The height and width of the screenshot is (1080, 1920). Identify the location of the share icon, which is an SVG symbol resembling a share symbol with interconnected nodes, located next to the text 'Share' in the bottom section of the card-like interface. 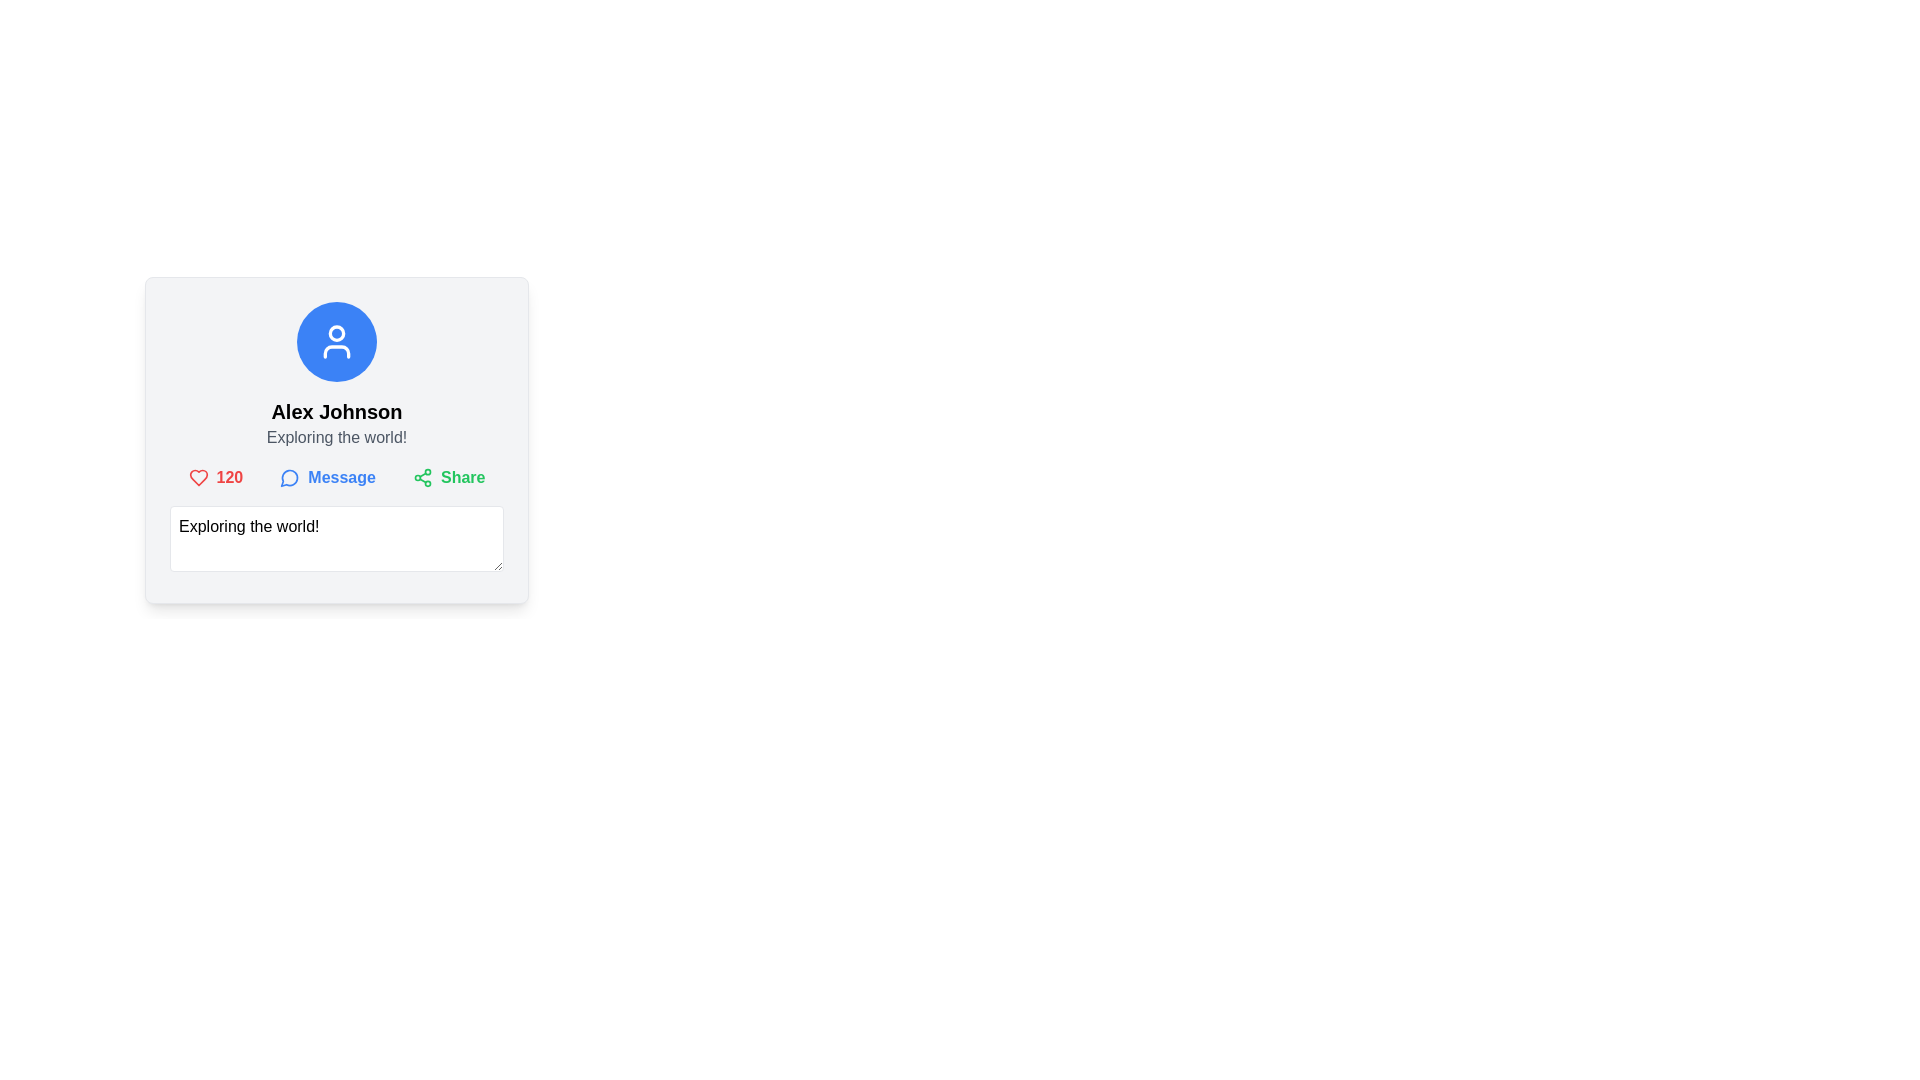
(421, 478).